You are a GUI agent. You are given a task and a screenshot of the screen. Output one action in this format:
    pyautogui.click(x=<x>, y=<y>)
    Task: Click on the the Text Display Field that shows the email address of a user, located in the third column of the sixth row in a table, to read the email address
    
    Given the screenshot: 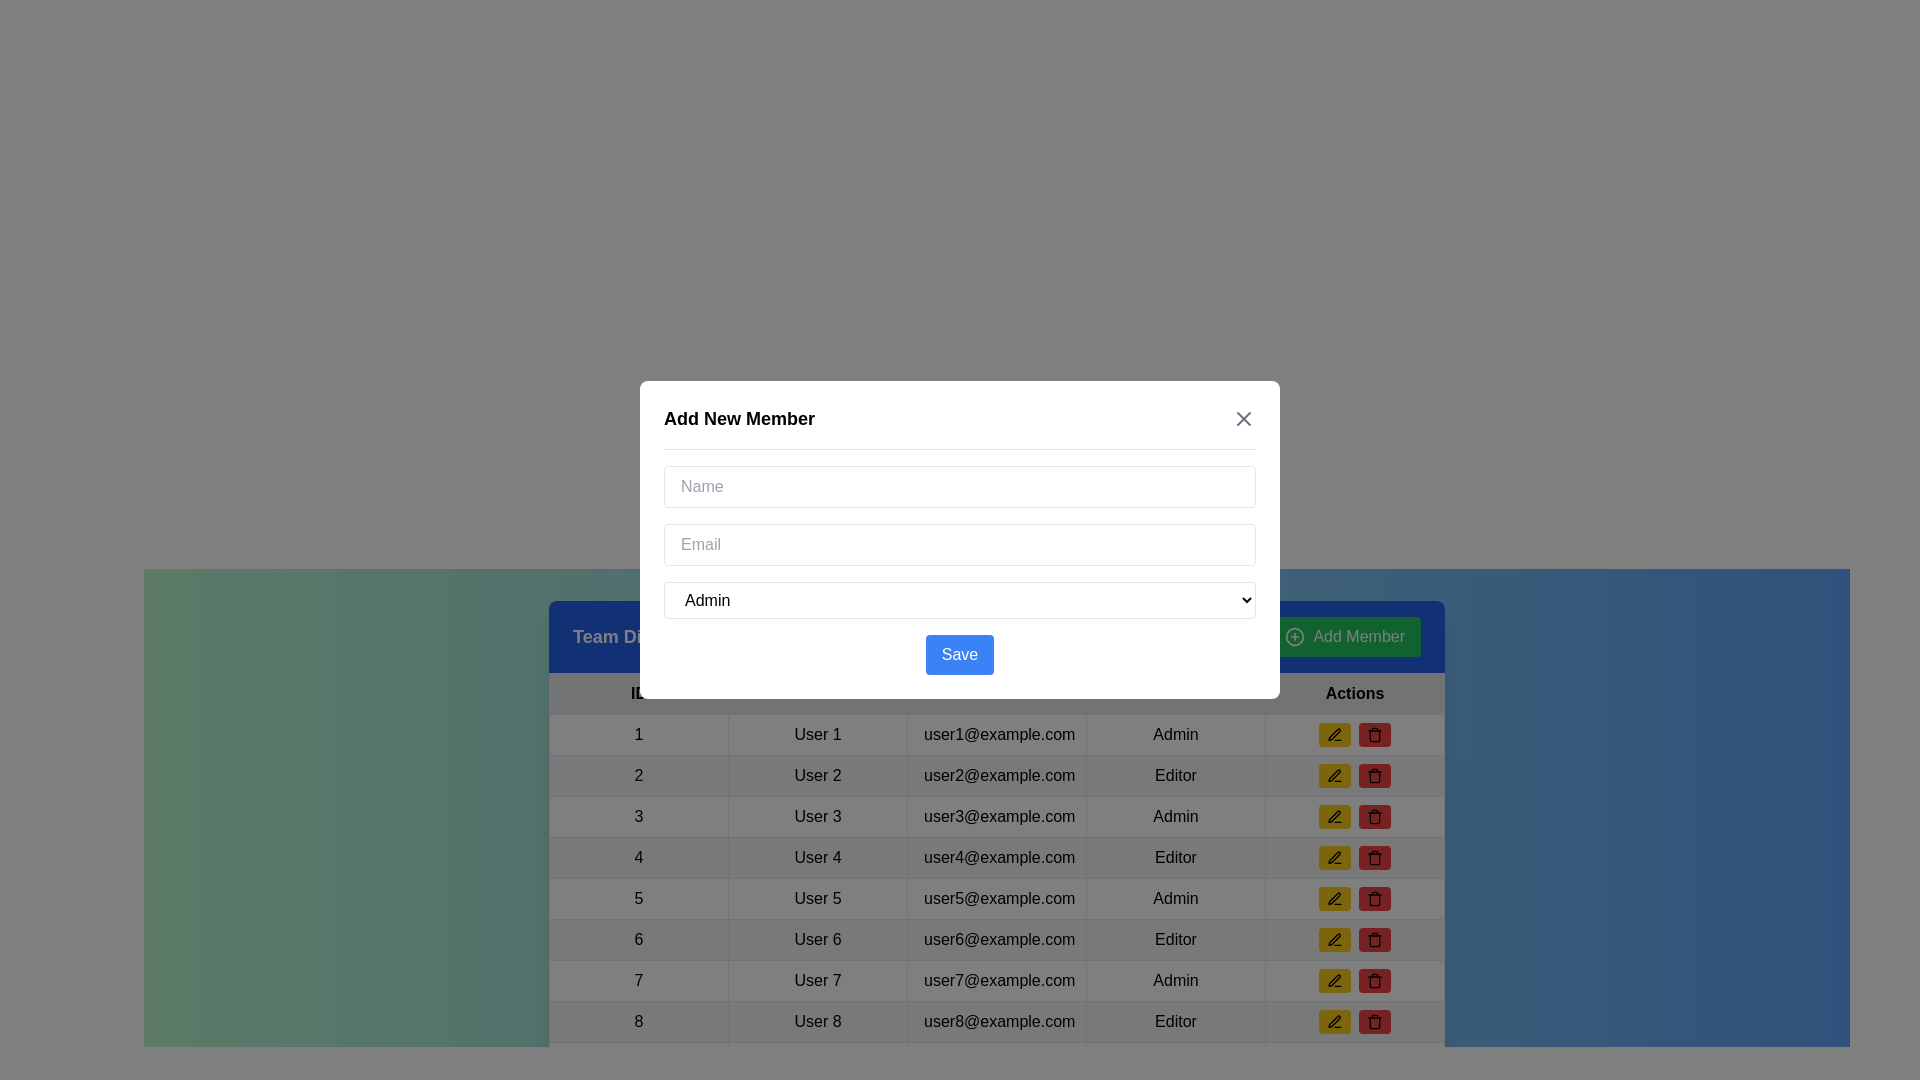 What is the action you would take?
    pyautogui.click(x=997, y=940)
    